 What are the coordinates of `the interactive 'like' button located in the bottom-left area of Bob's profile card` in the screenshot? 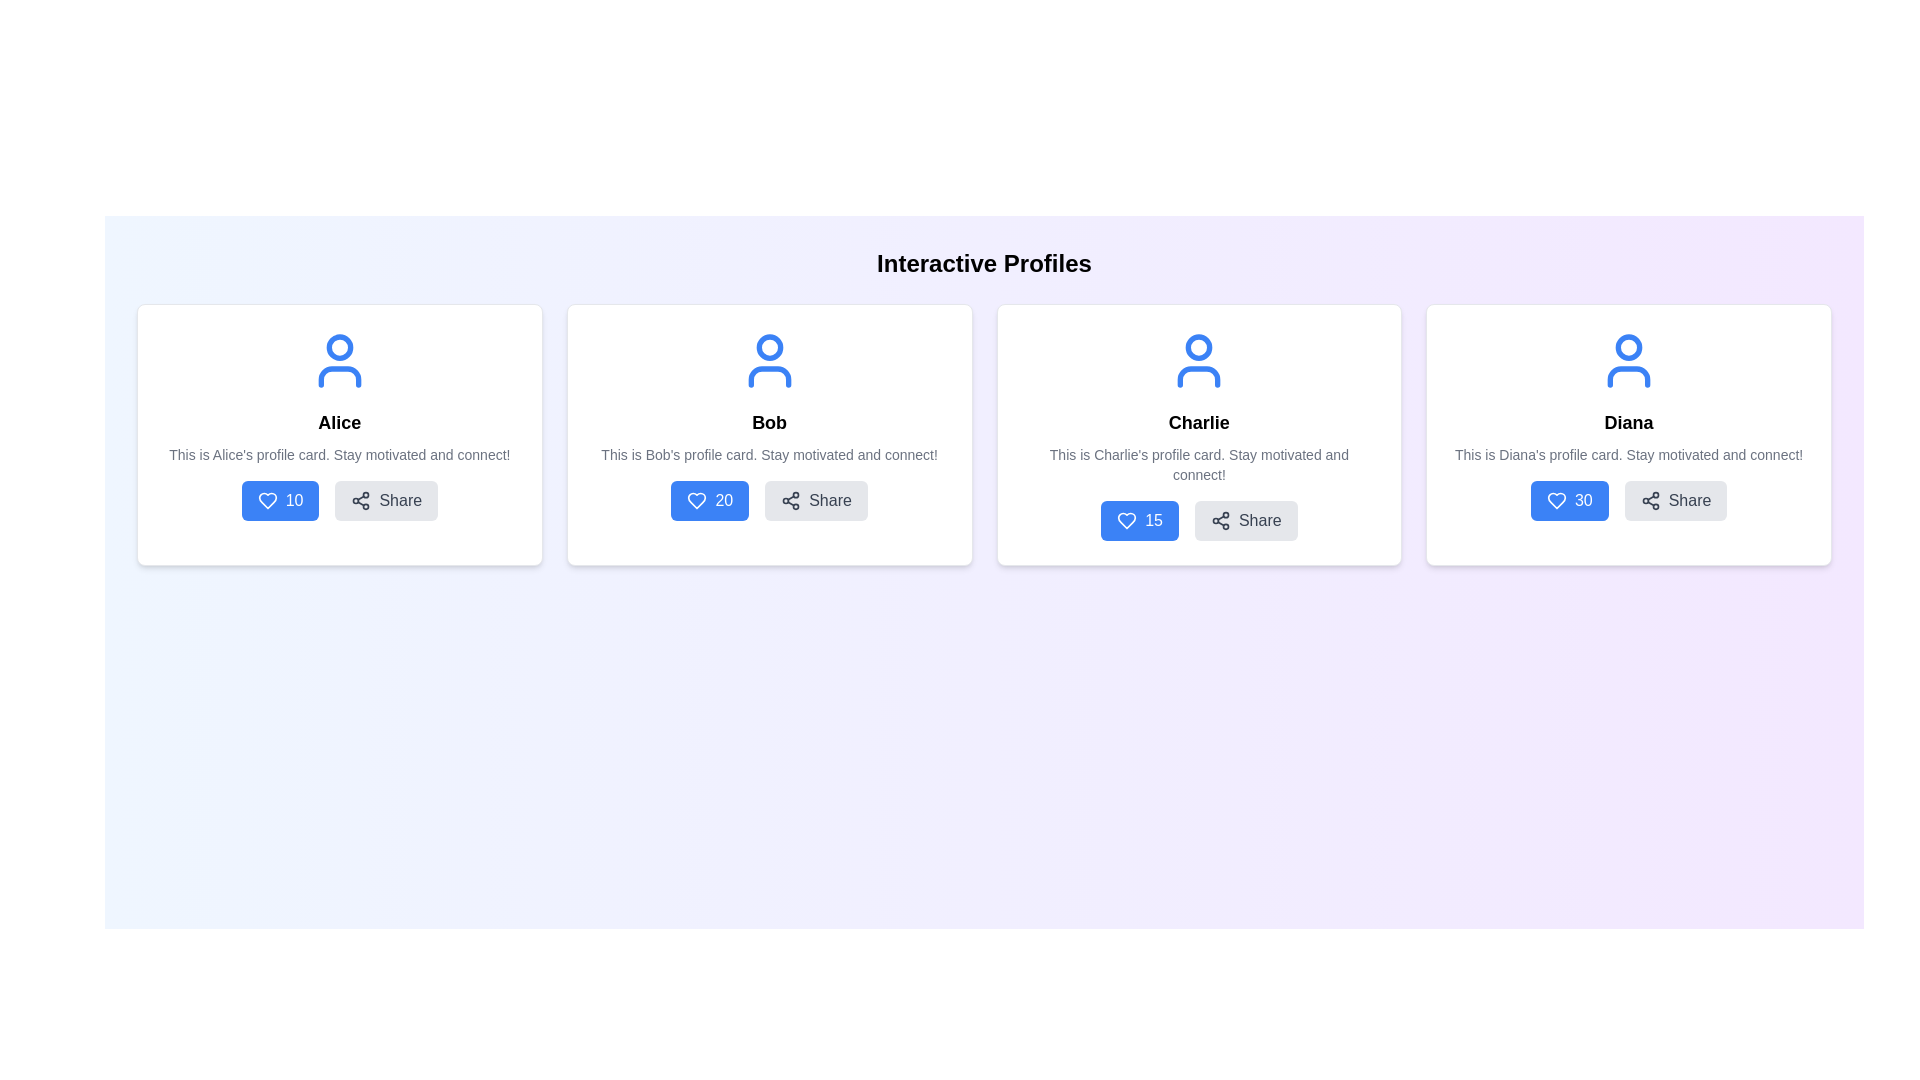 It's located at (710, 500).